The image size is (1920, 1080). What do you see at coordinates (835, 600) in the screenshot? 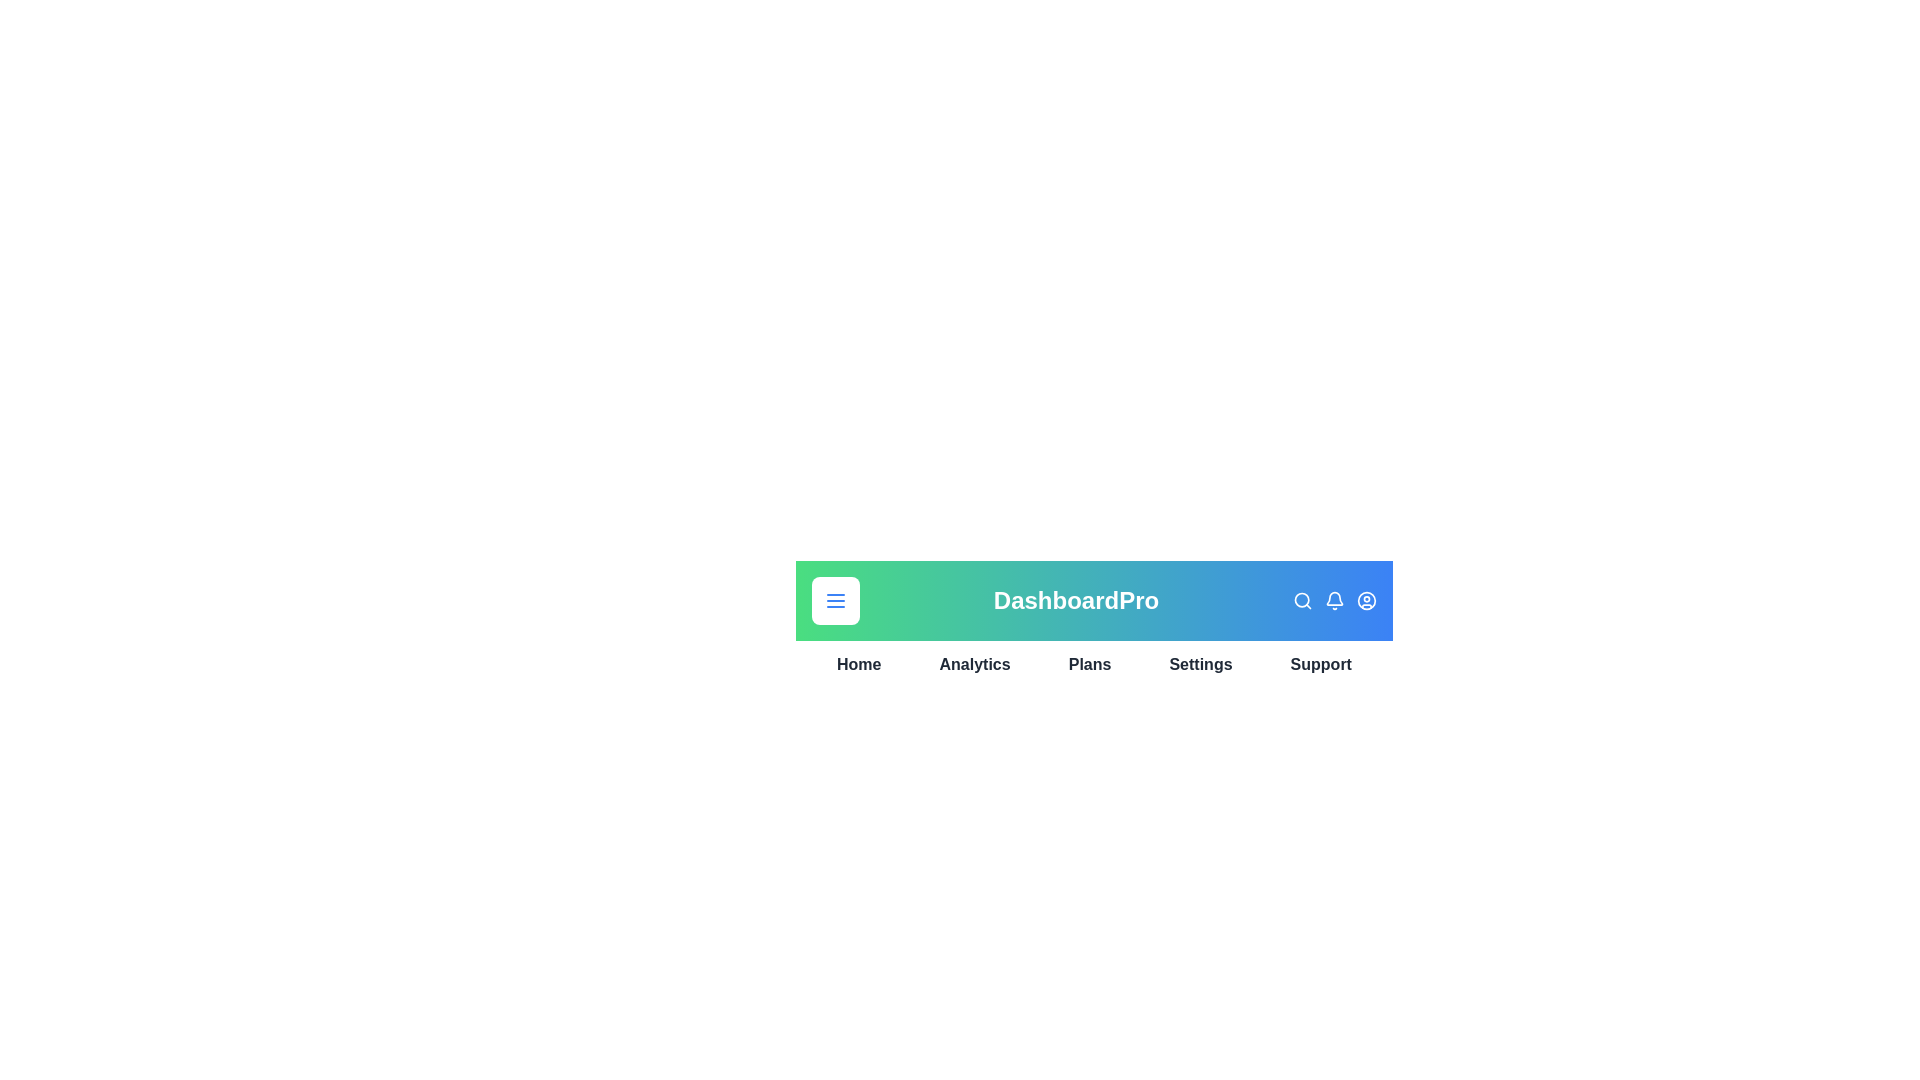
I see `the menu toggle button to toggle the menu visibility` at bounding box center [835, 600].